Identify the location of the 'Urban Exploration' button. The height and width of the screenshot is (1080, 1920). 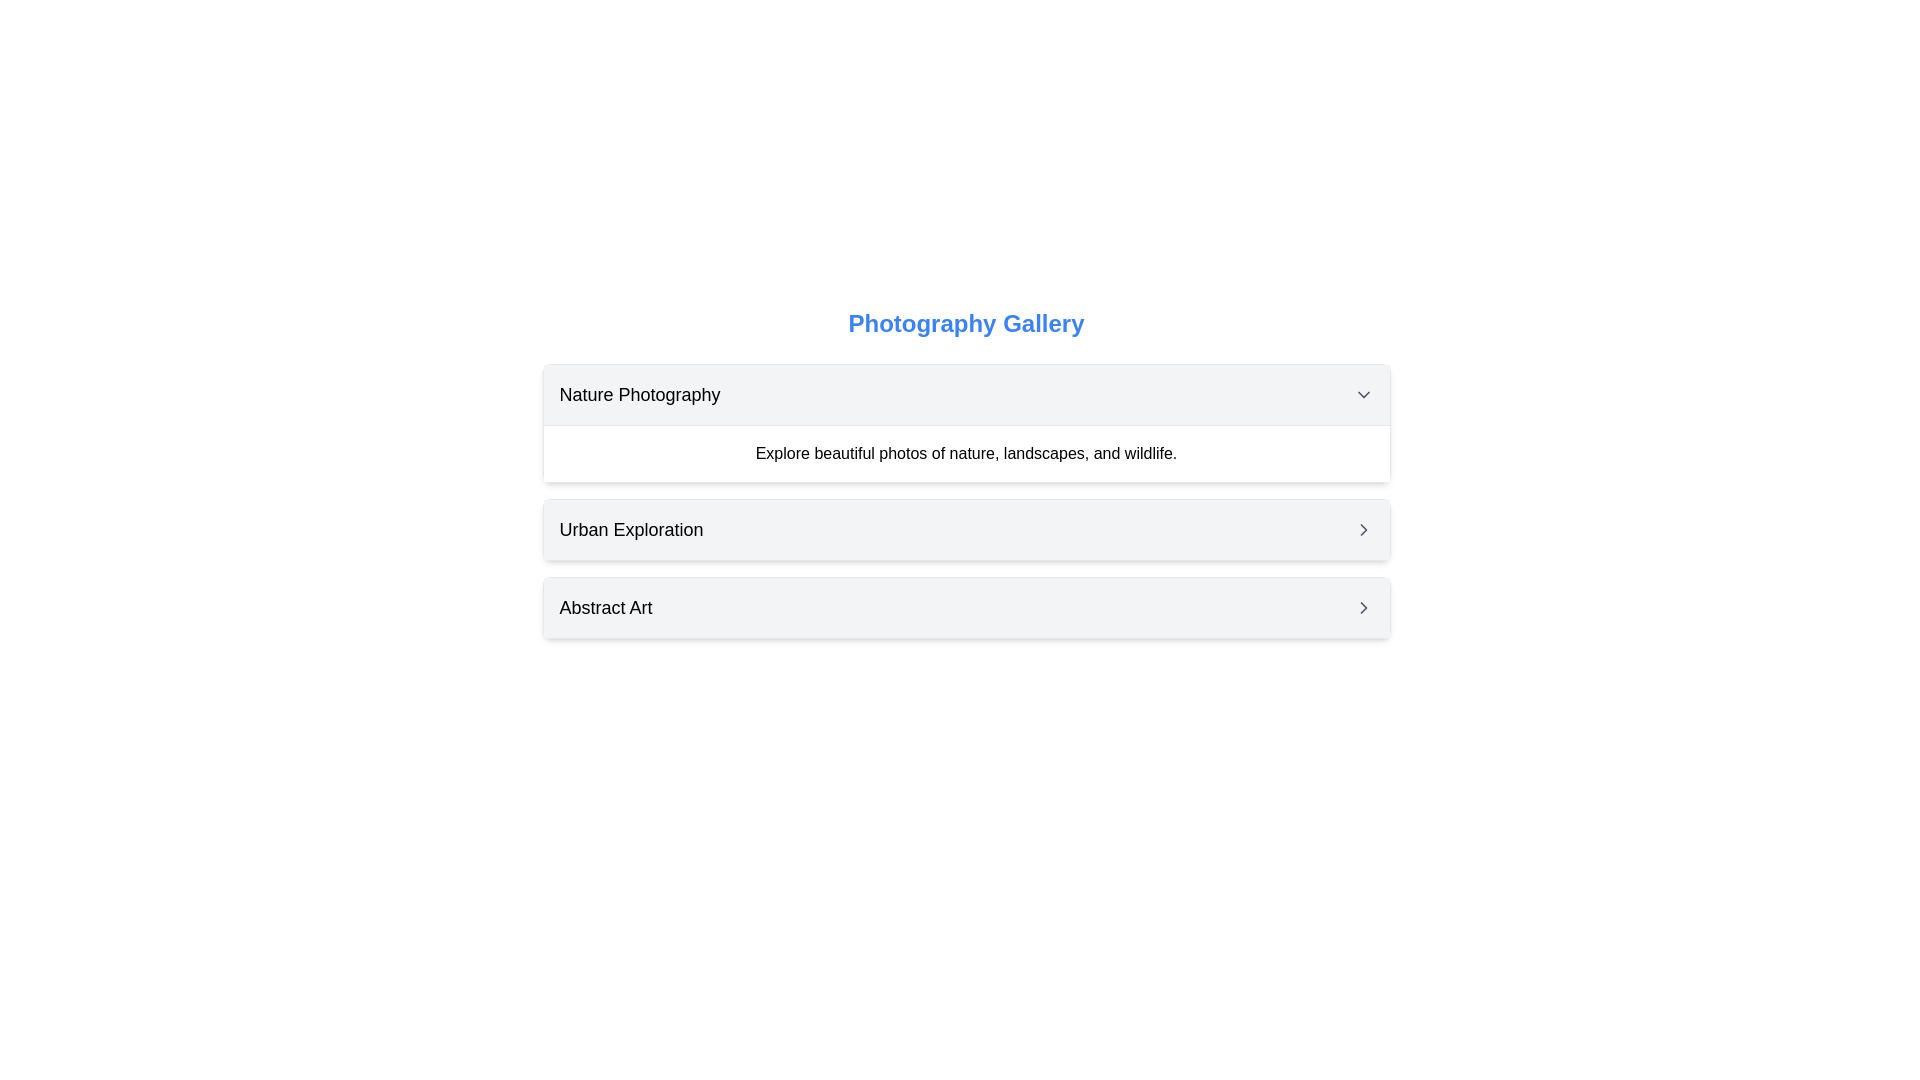
(966, 528).